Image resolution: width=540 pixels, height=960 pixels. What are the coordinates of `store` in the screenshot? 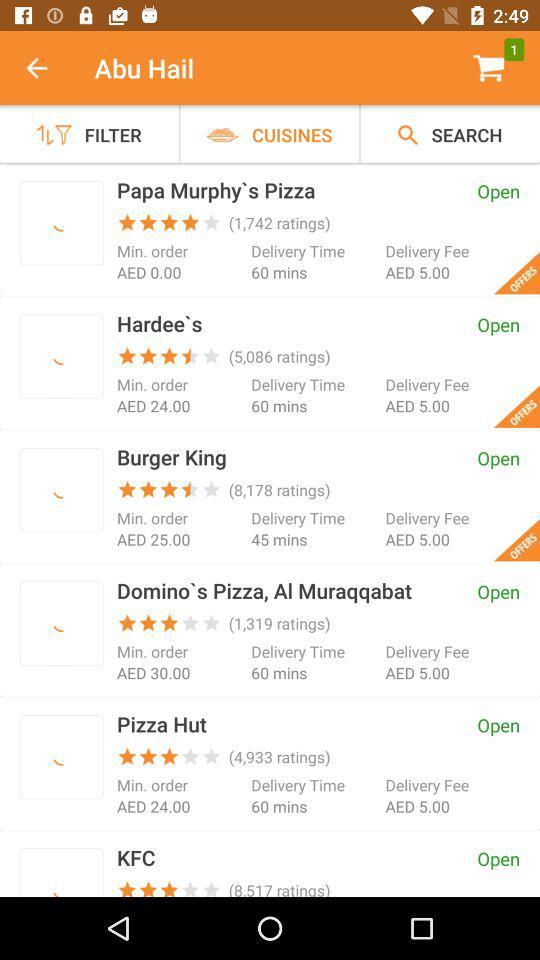 It's located at (61, 489).